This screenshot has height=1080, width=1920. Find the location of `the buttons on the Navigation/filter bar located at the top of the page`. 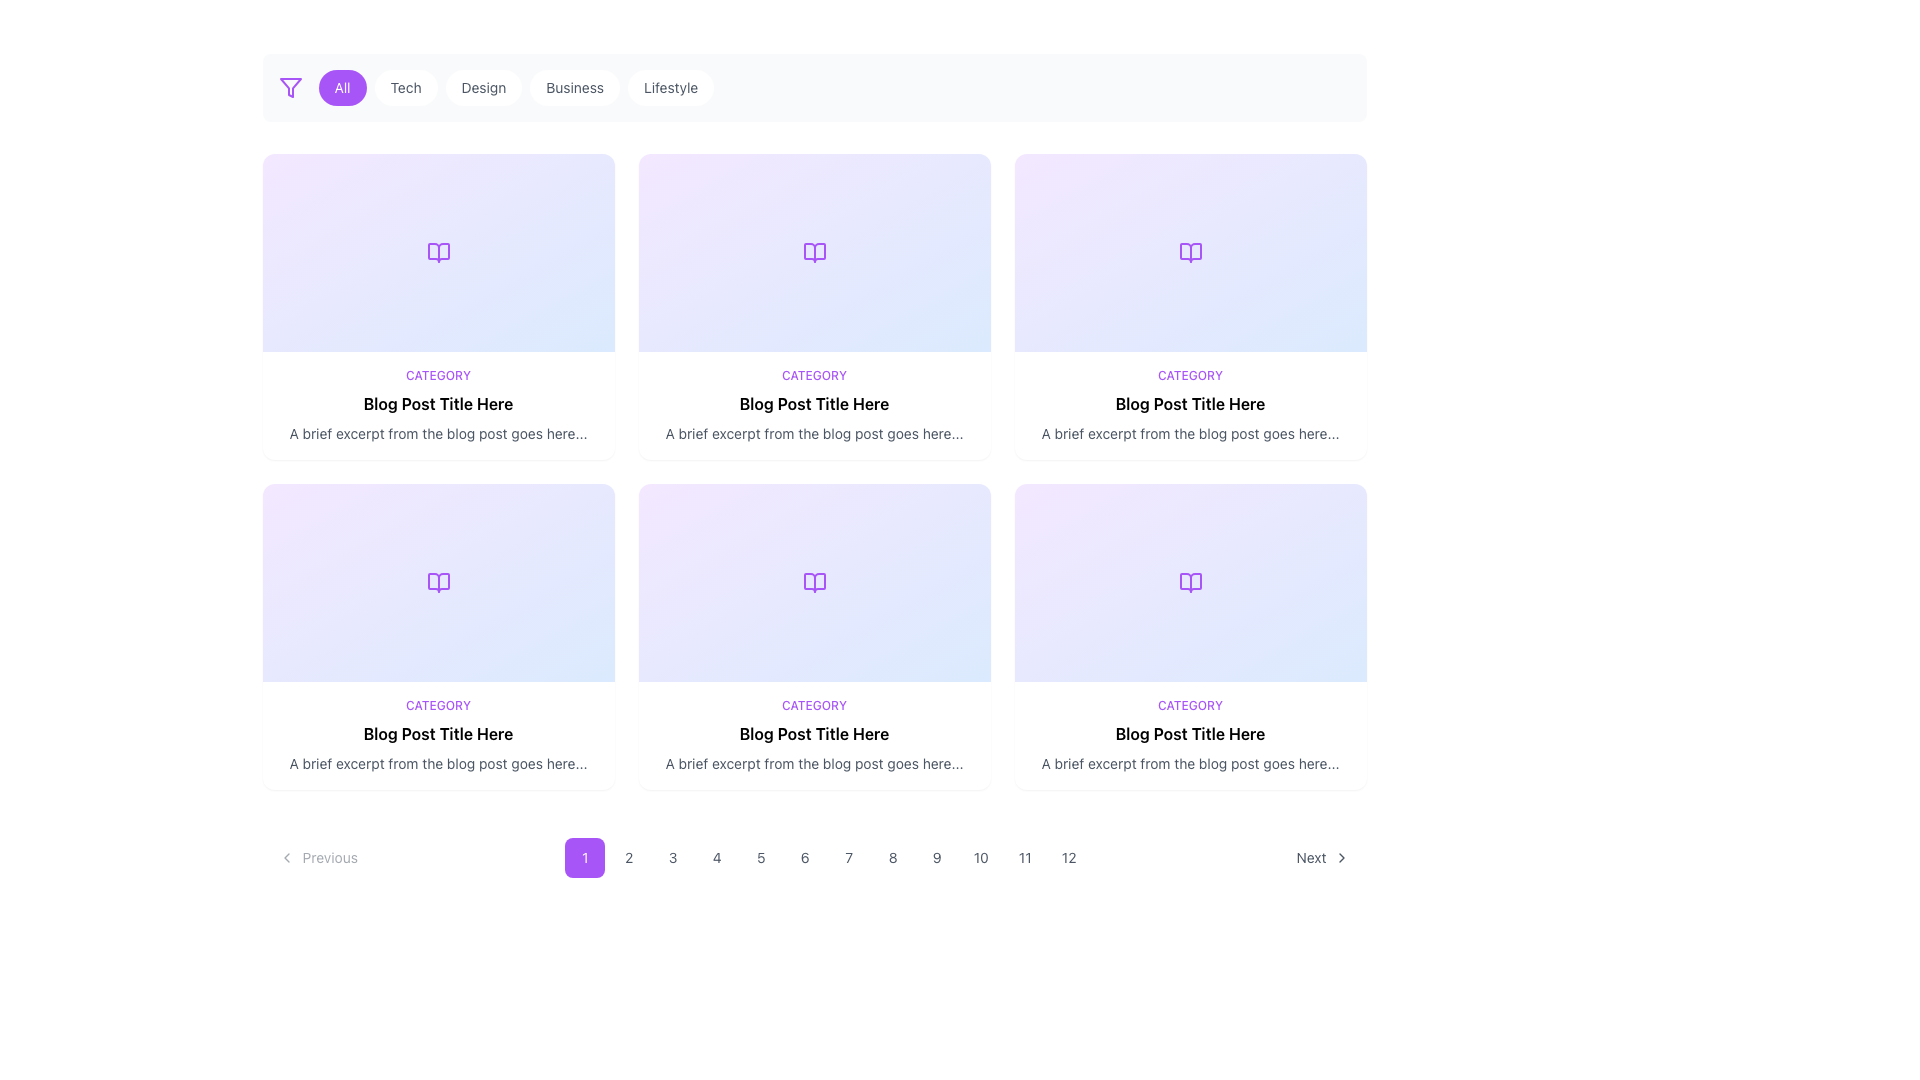

the buttons on the Navigation/filter bar located at the top of the page is located at coordinates (814, 87).